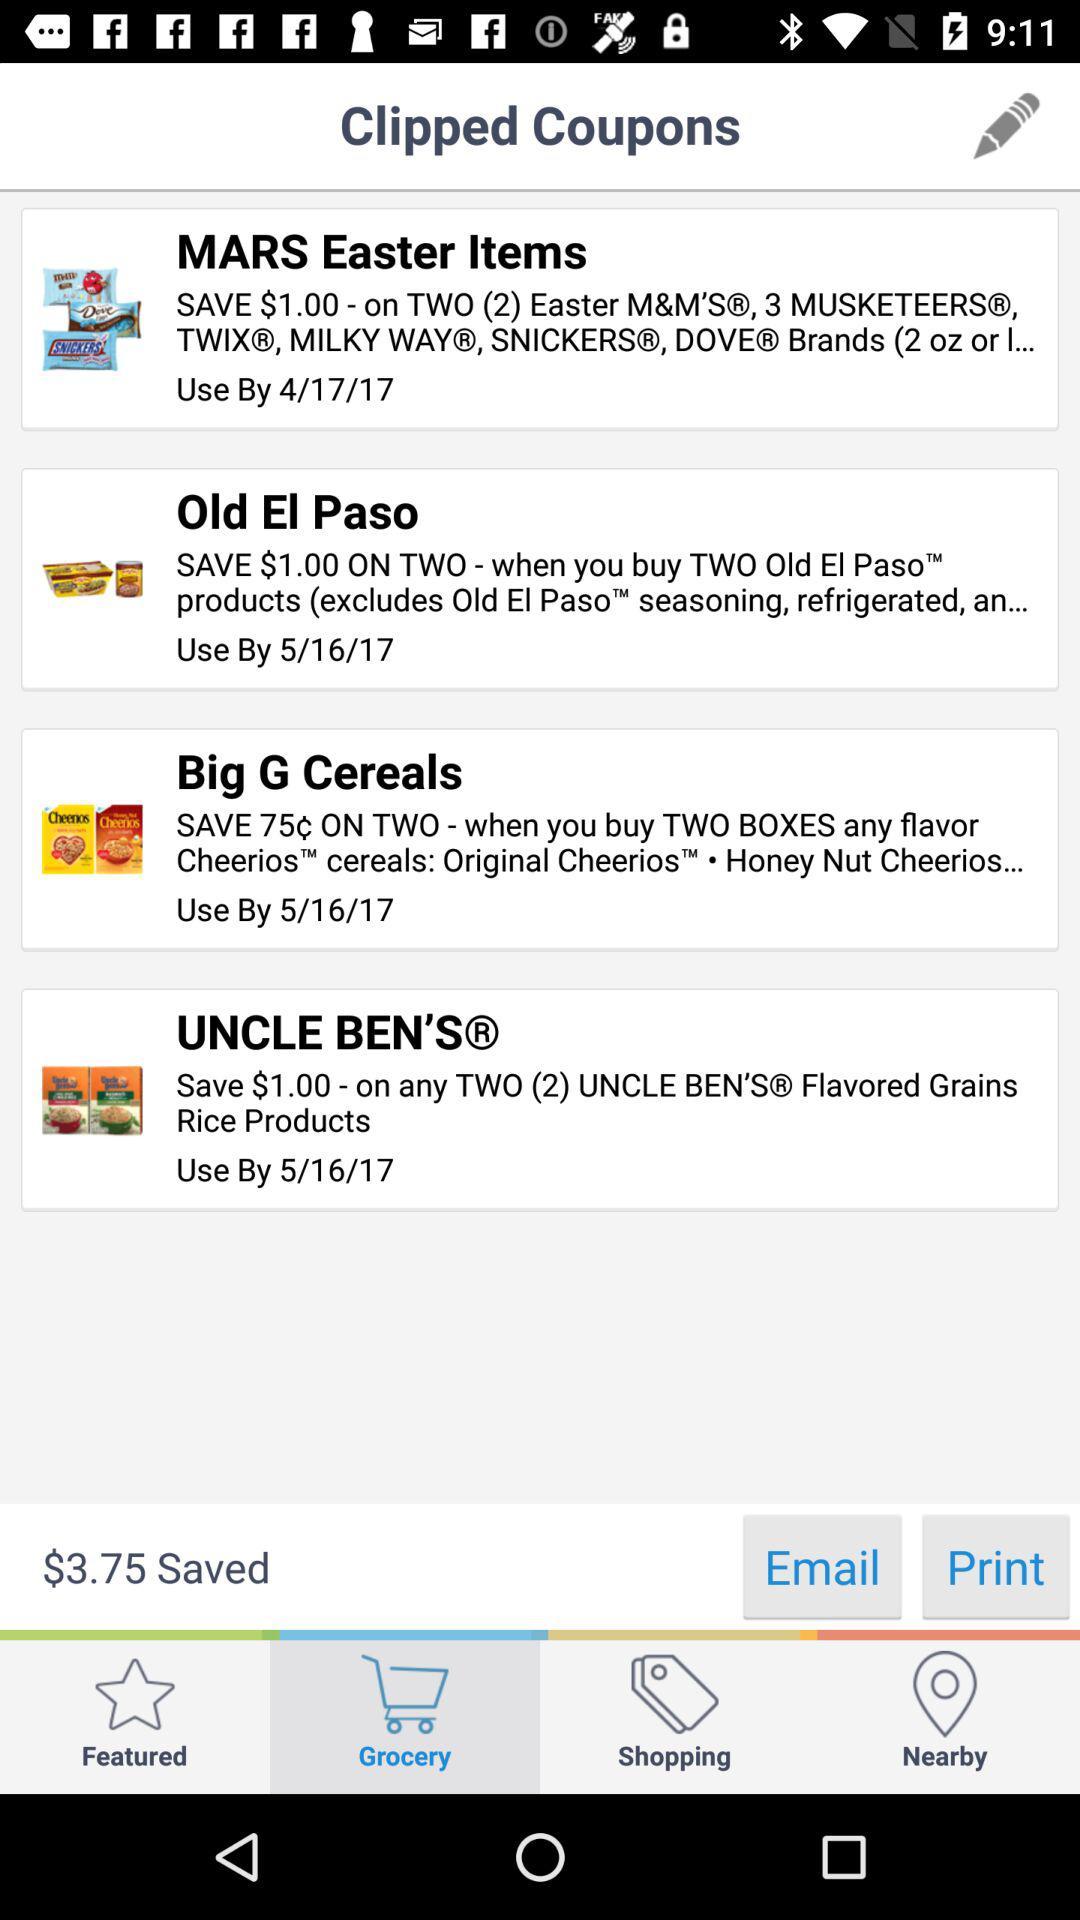 The height and width of the screenshot is (1920, 1080). Describe the element at coordinates (822, 1565) in the screenshot. I see `the email button` at that location.